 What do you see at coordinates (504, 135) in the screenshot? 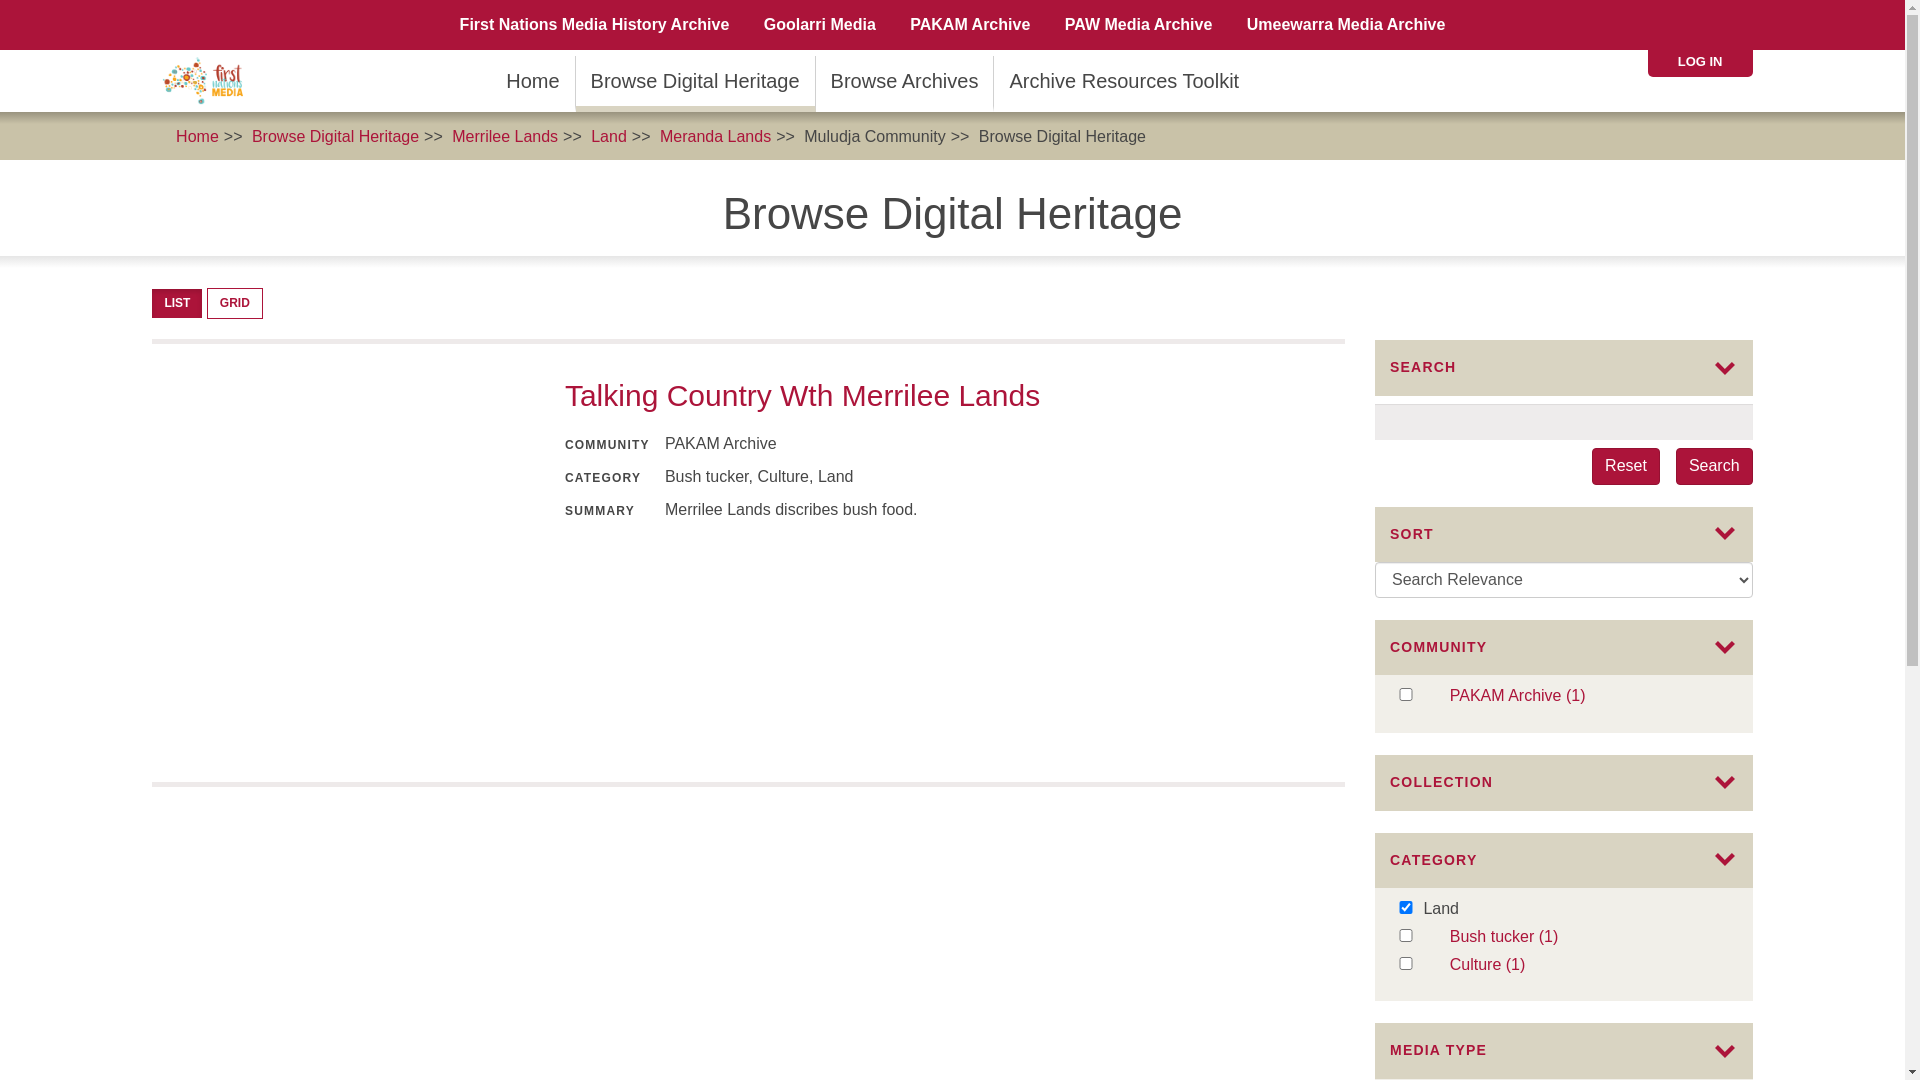
I see `'Merrilee Lands'` at bounding box center [504, 135].